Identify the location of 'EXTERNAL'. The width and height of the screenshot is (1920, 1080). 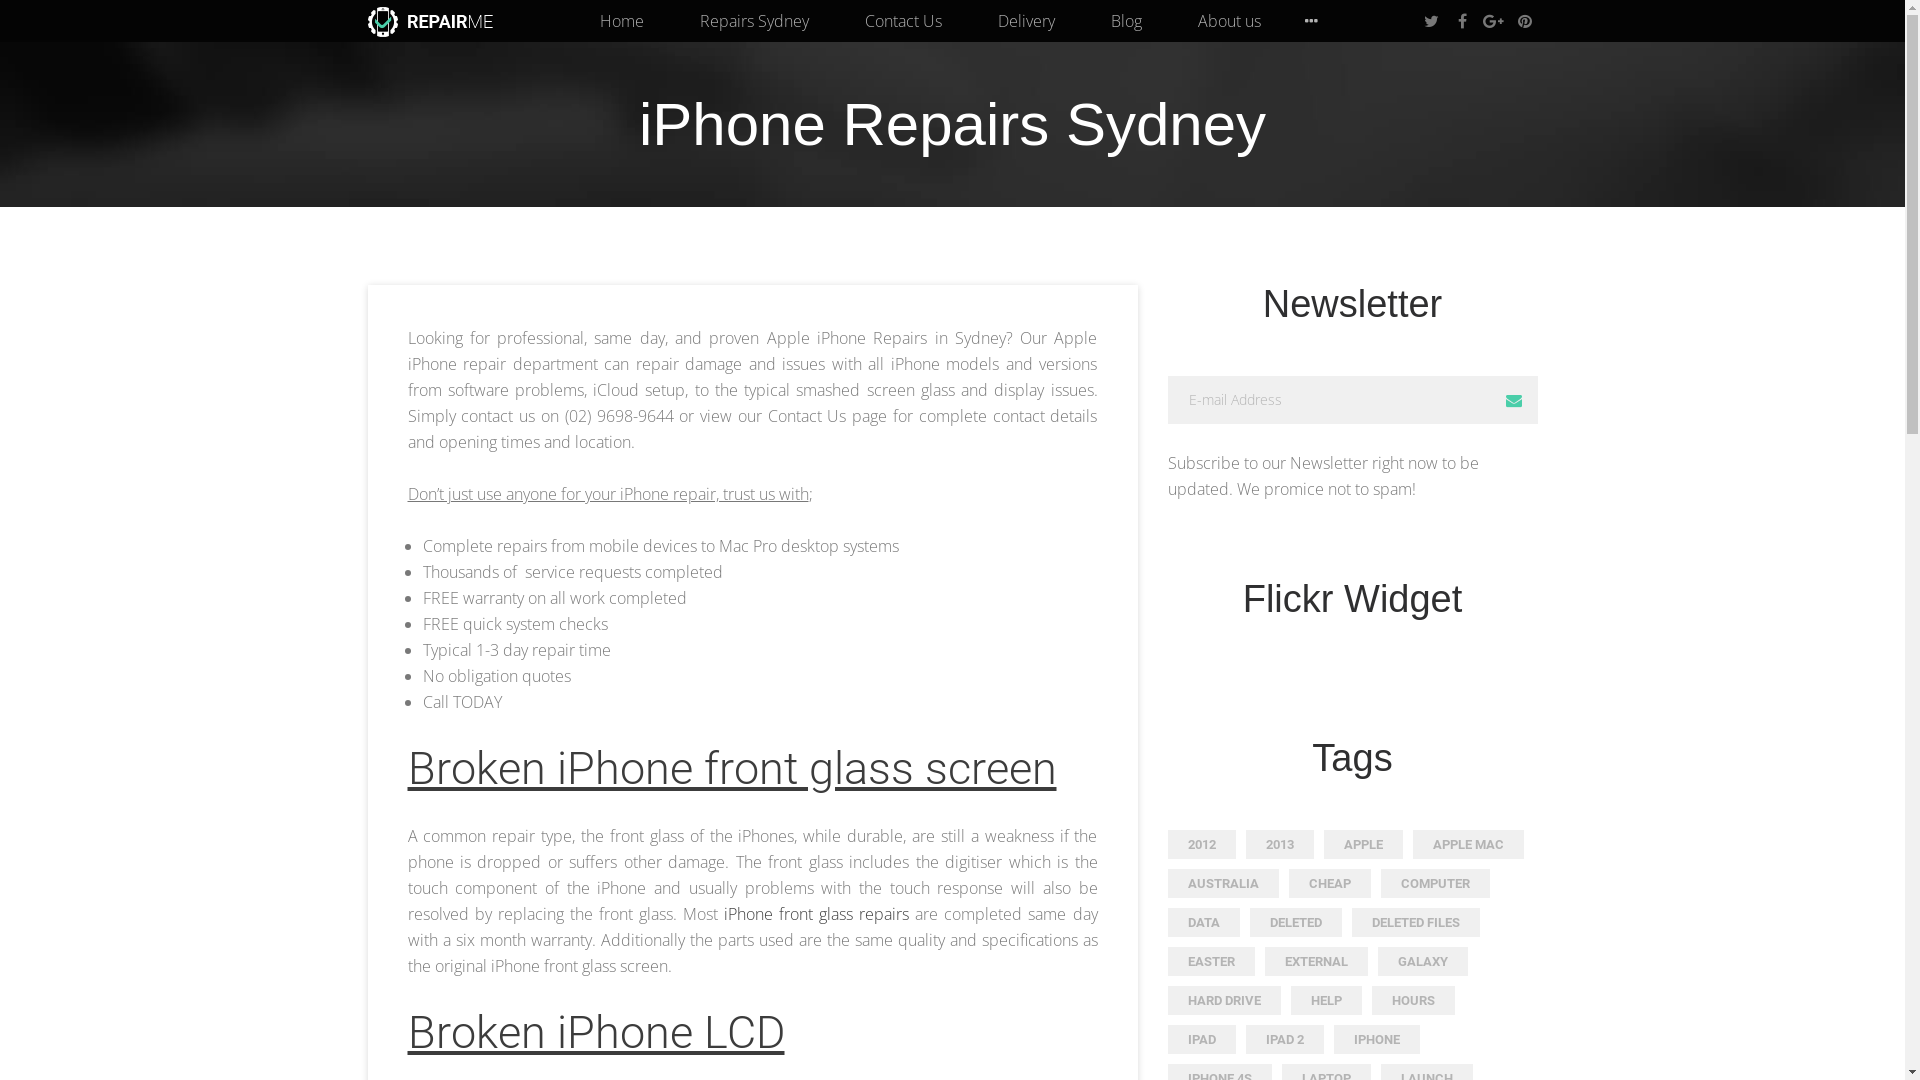
(1262, 960).